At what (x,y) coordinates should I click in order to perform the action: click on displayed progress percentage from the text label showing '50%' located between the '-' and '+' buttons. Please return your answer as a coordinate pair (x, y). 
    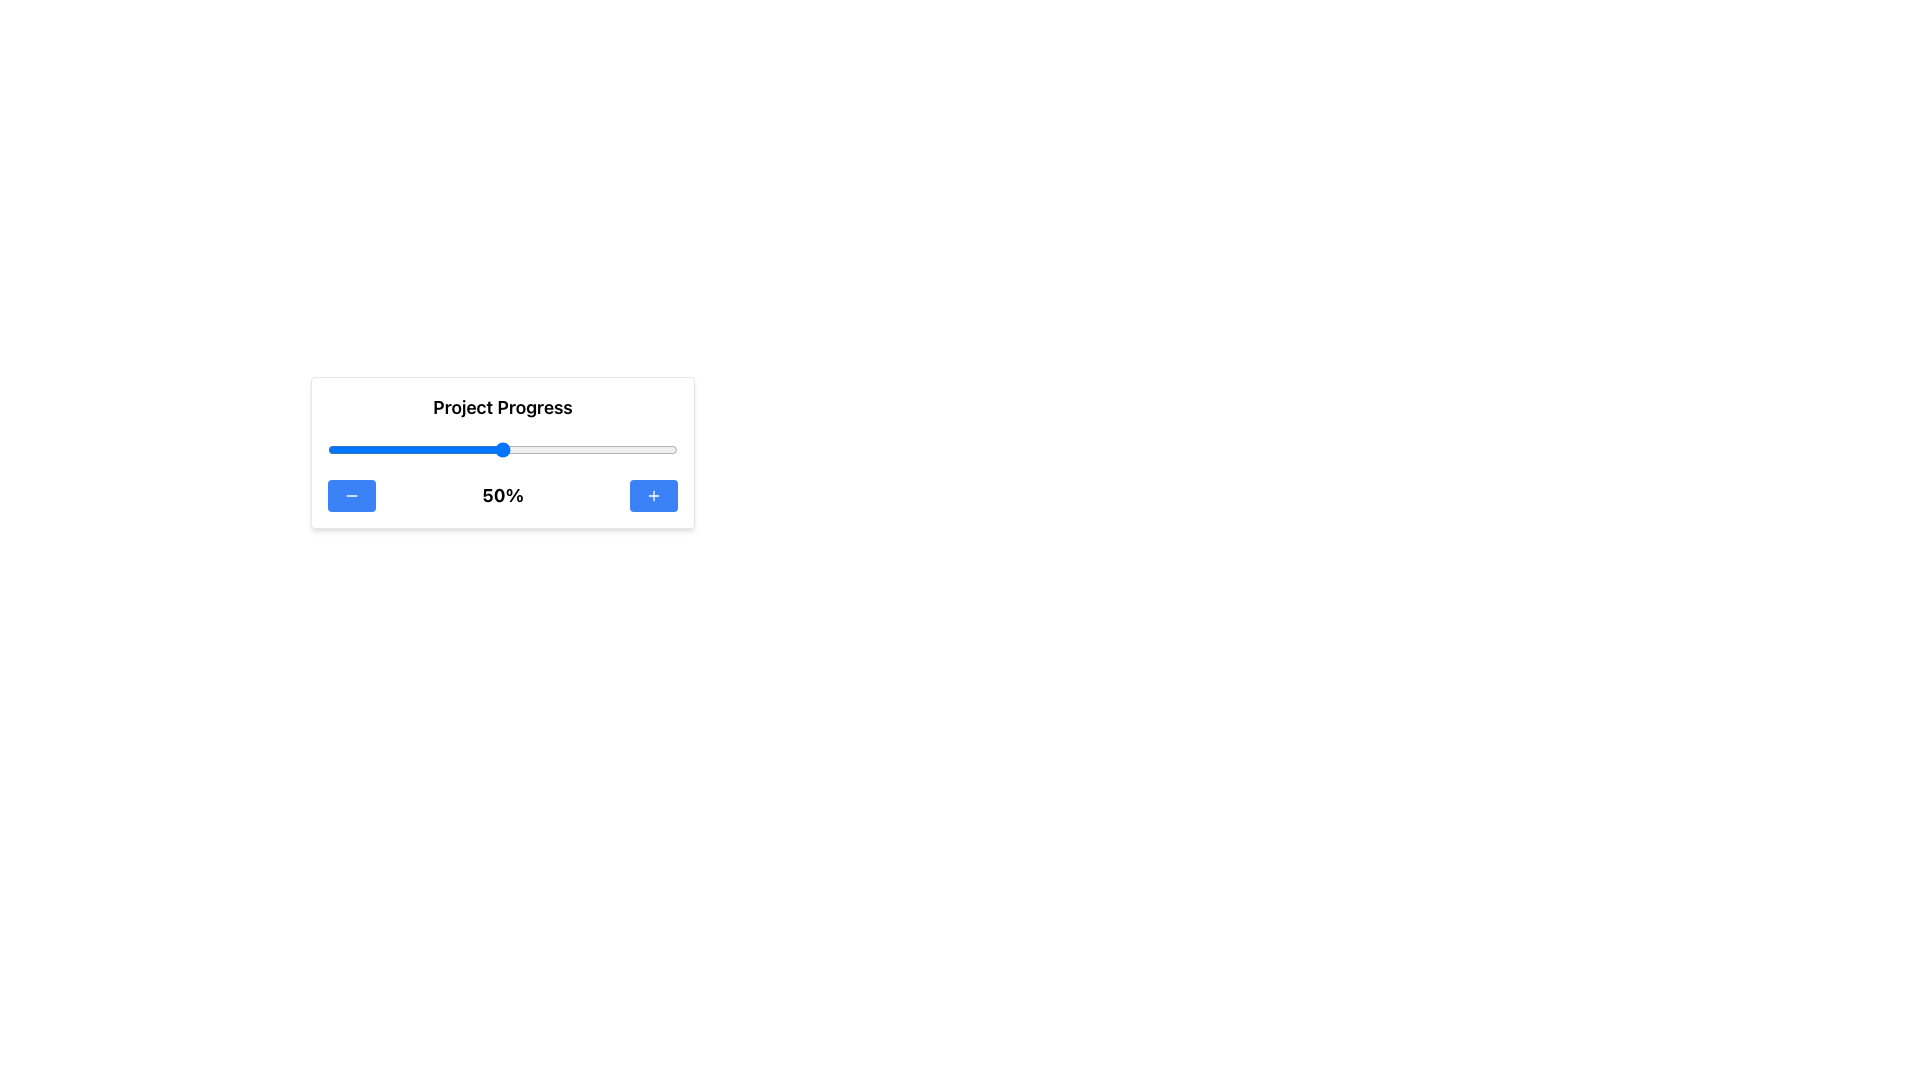
    Looking at the image, I should click on (503, 495).